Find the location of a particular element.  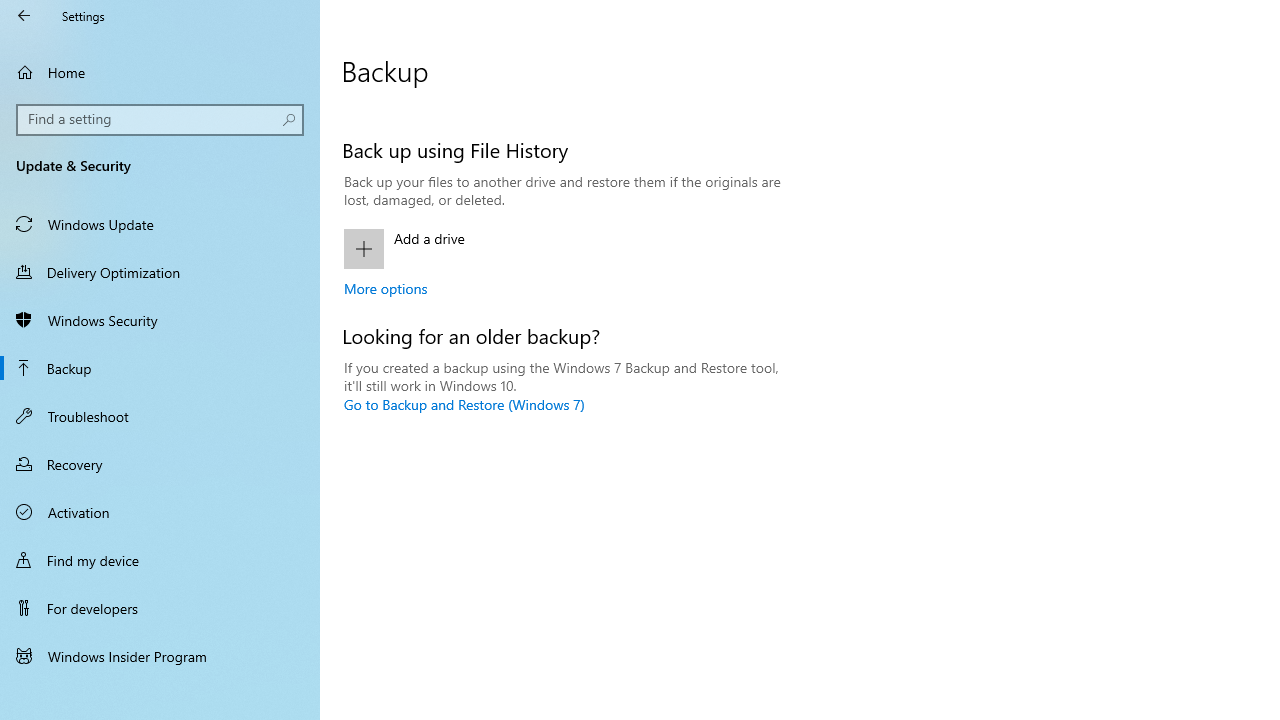

'Back' is located at coordinates (24, 15).